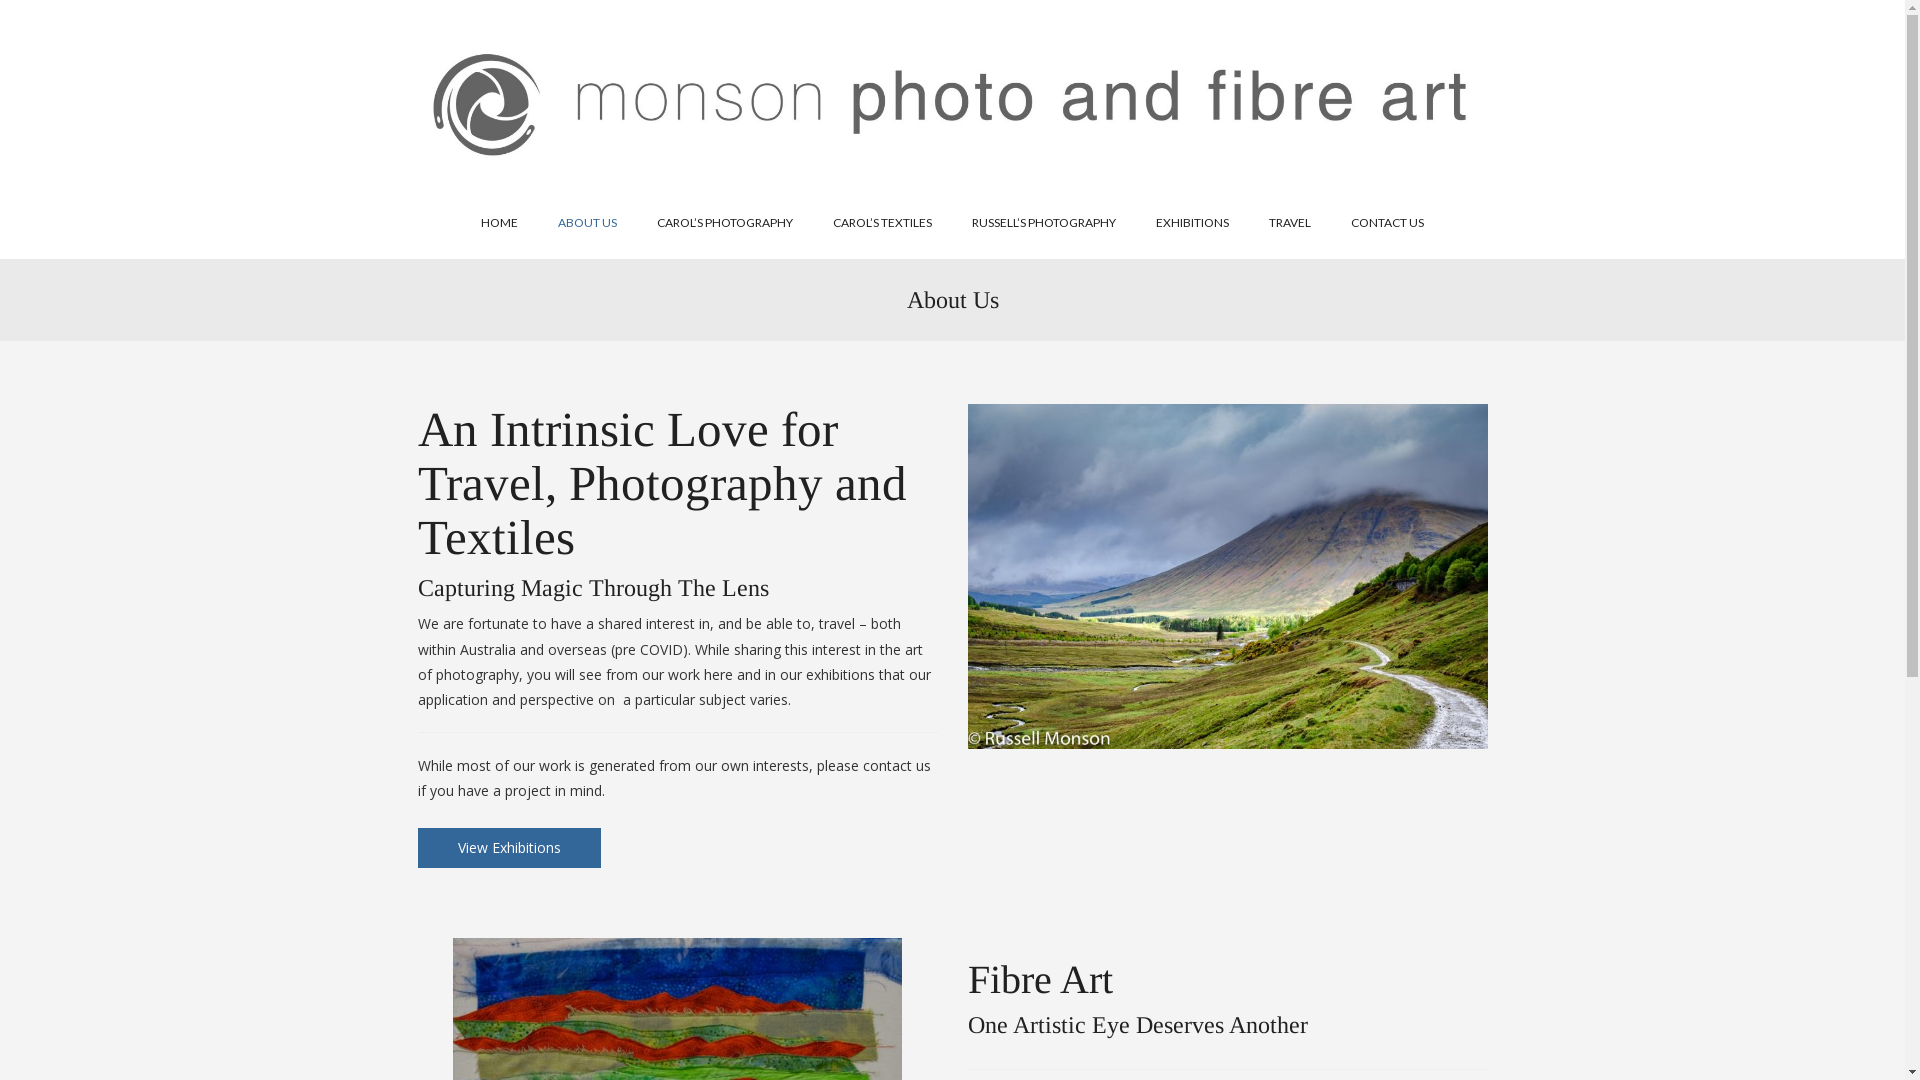 This screenshot has width=1920, height=1080. What do you see at coordinates (1192, 223) in the screenshot?
I see `'EXHIBITIONS'` at bounding box center [1192, 223].